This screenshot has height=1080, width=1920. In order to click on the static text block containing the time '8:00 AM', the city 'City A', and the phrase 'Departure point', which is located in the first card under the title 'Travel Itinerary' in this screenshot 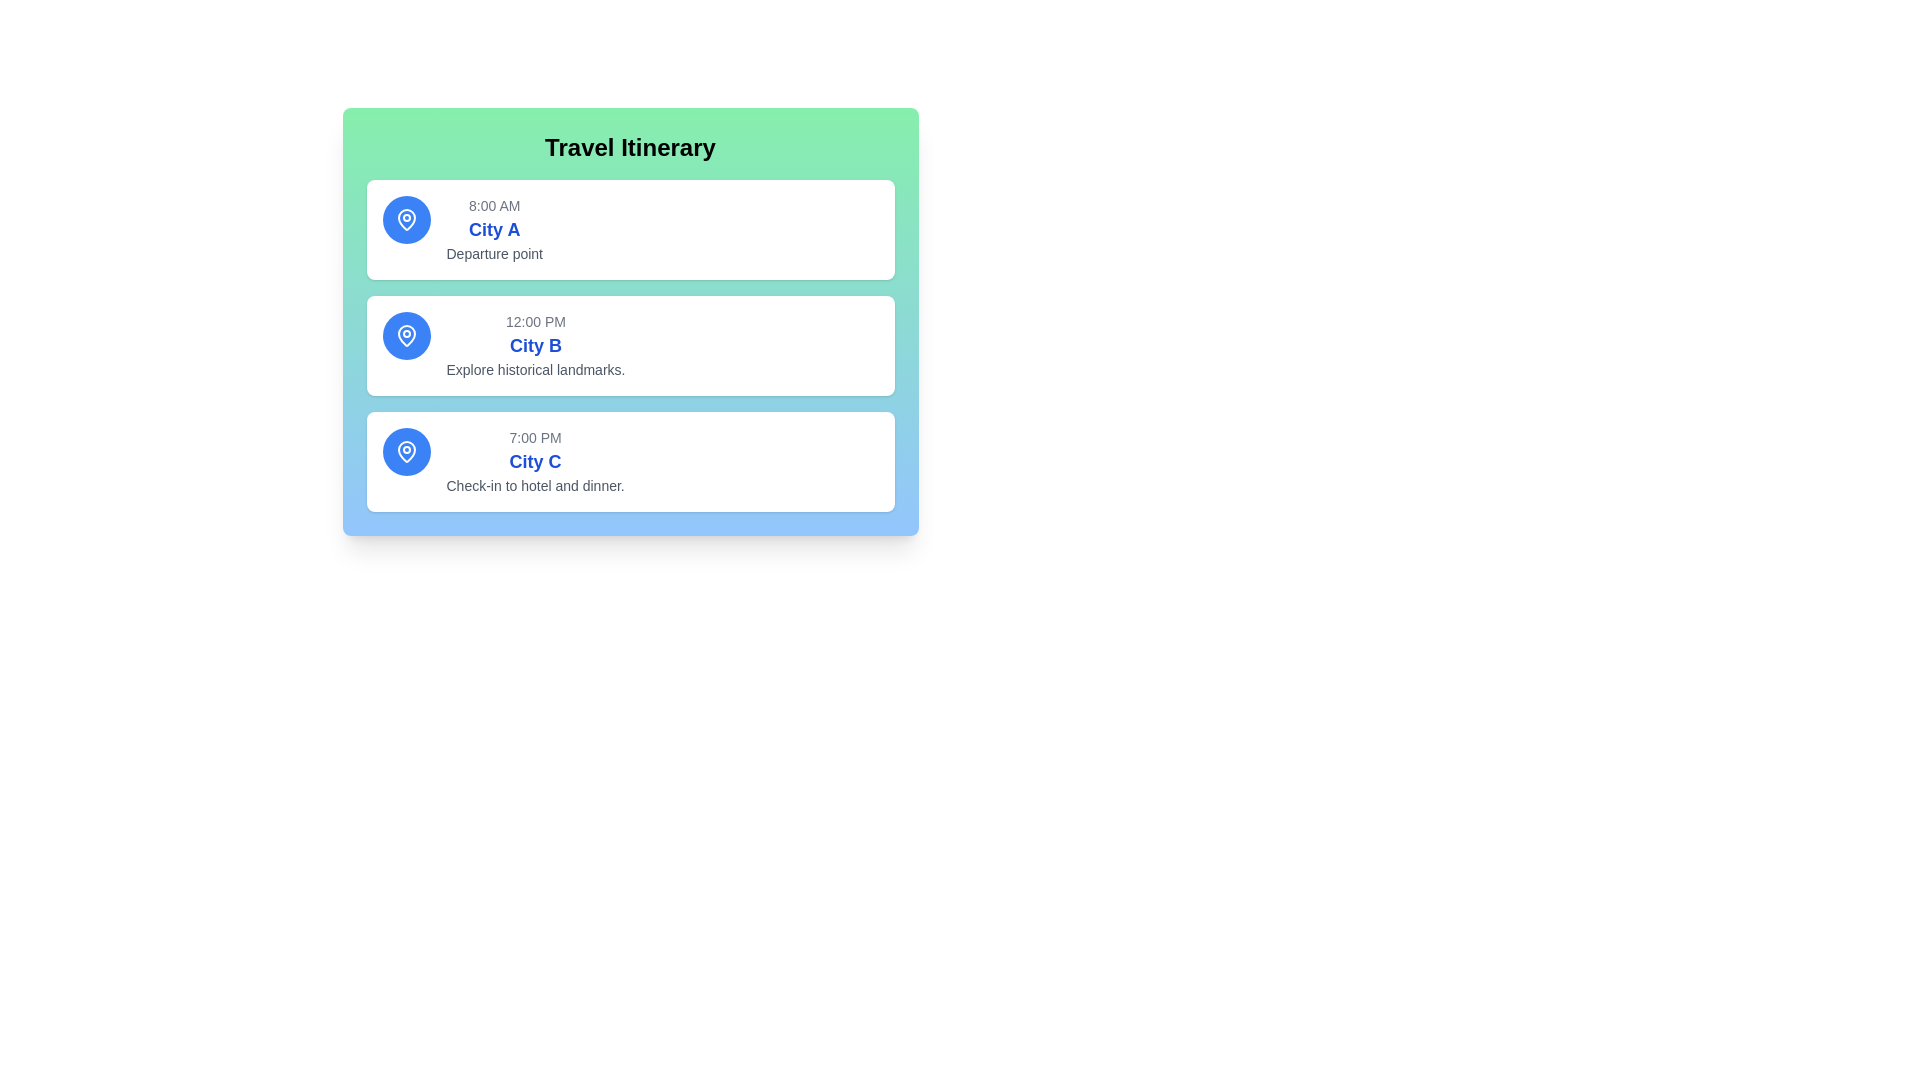, I will do `click(494, 229)`.